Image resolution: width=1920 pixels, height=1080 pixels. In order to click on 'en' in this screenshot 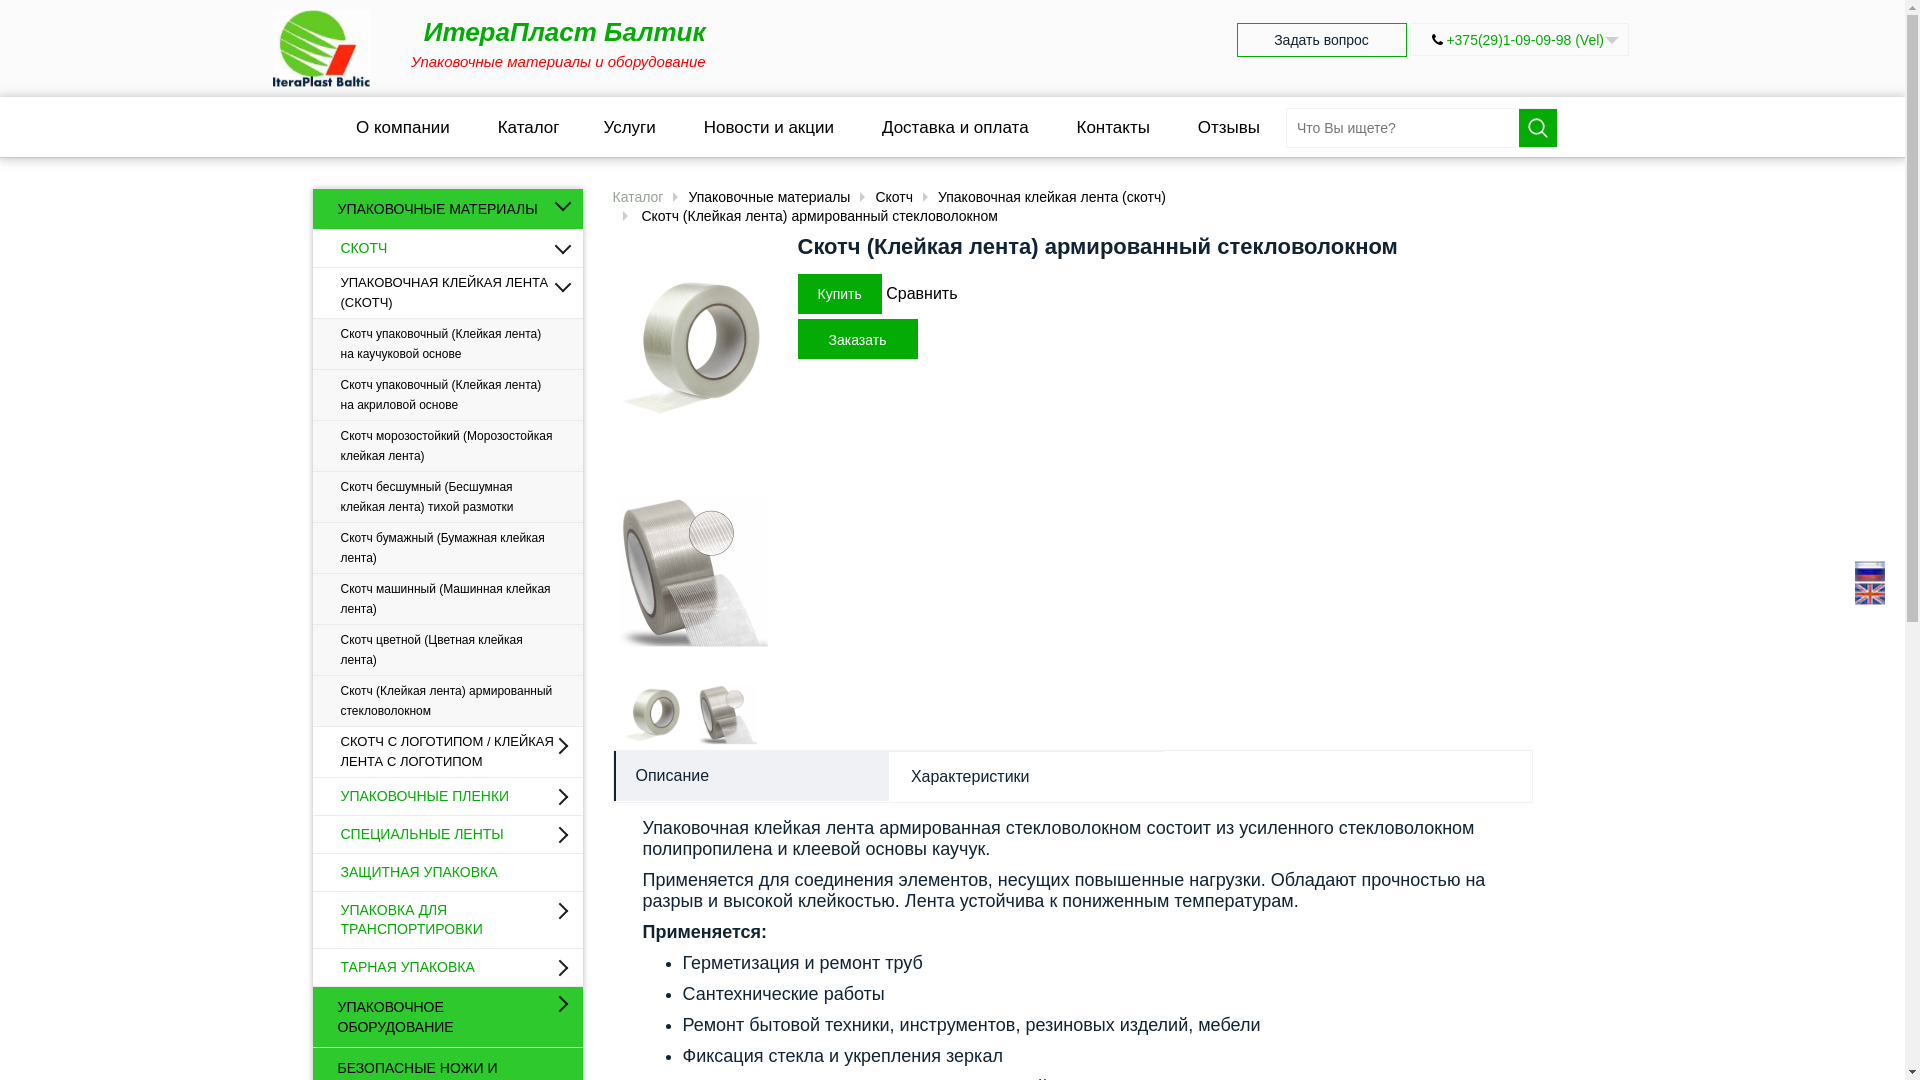, I will do `click(1869, 593)`.